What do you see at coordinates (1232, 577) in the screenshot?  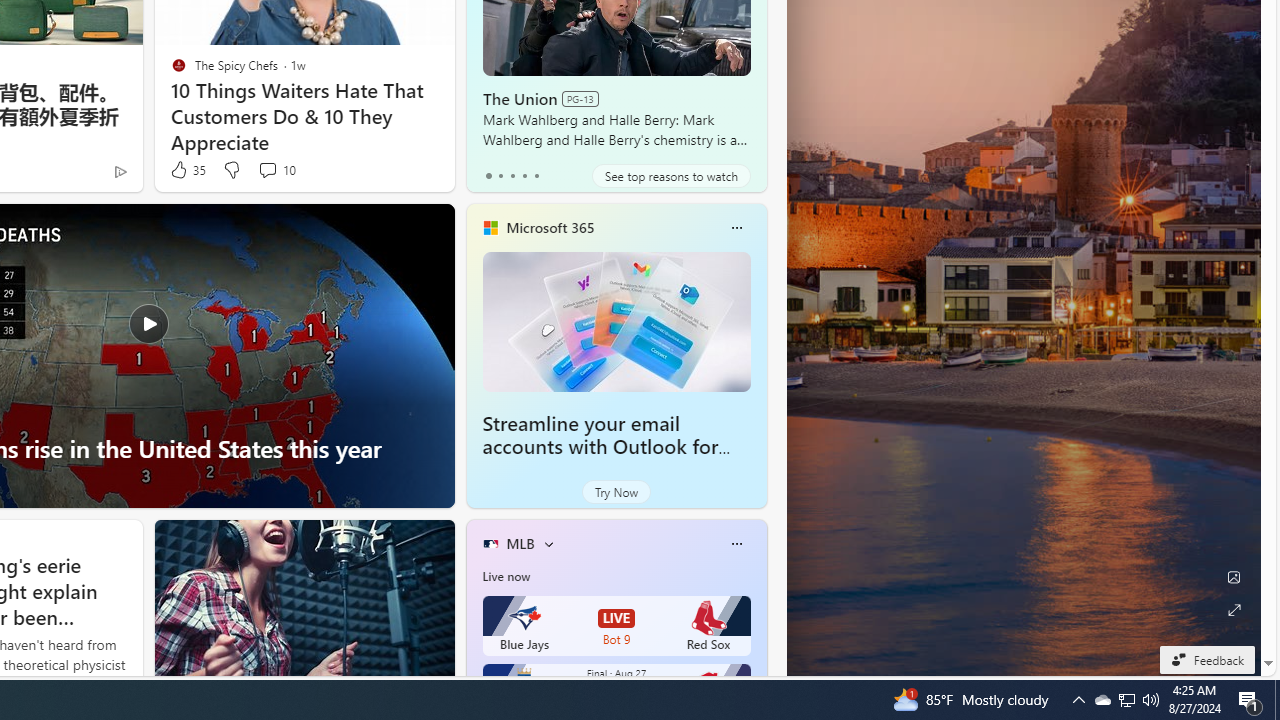 I see `'Edit Background'` at bounding box center [1232, 577].